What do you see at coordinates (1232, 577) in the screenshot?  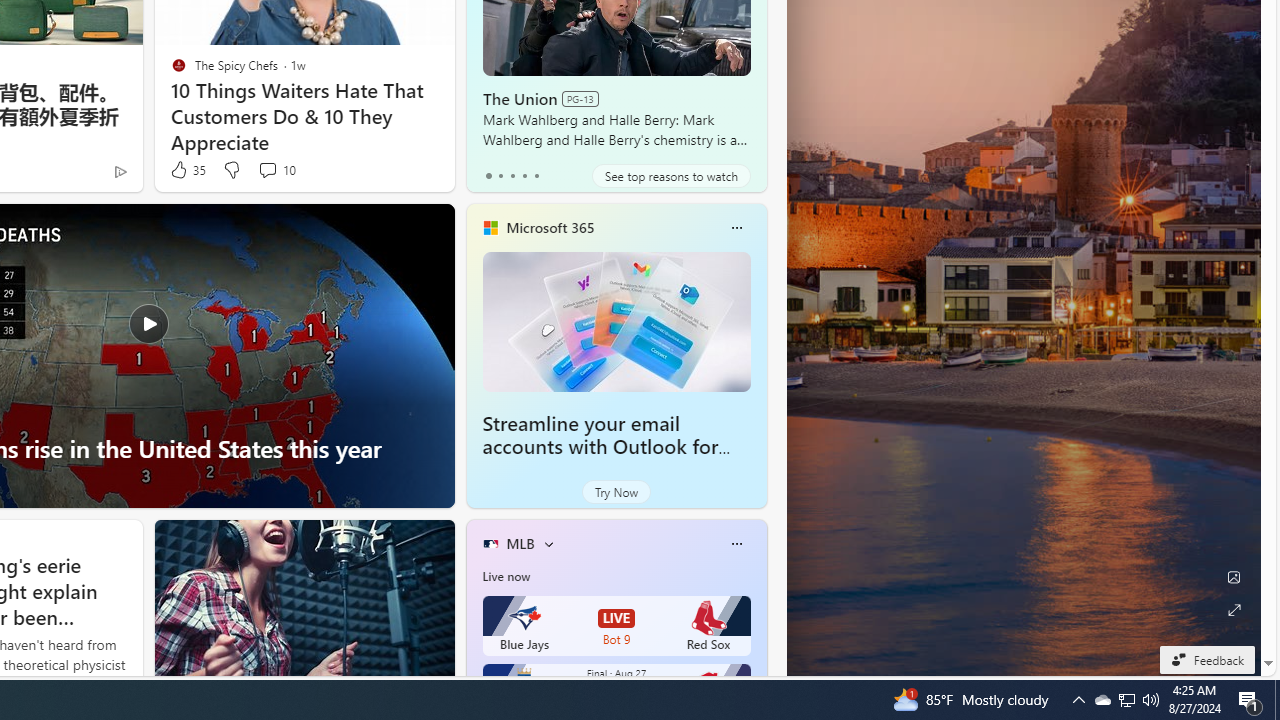 I see `'Edit Background'` at bounding box center [1232, 577].